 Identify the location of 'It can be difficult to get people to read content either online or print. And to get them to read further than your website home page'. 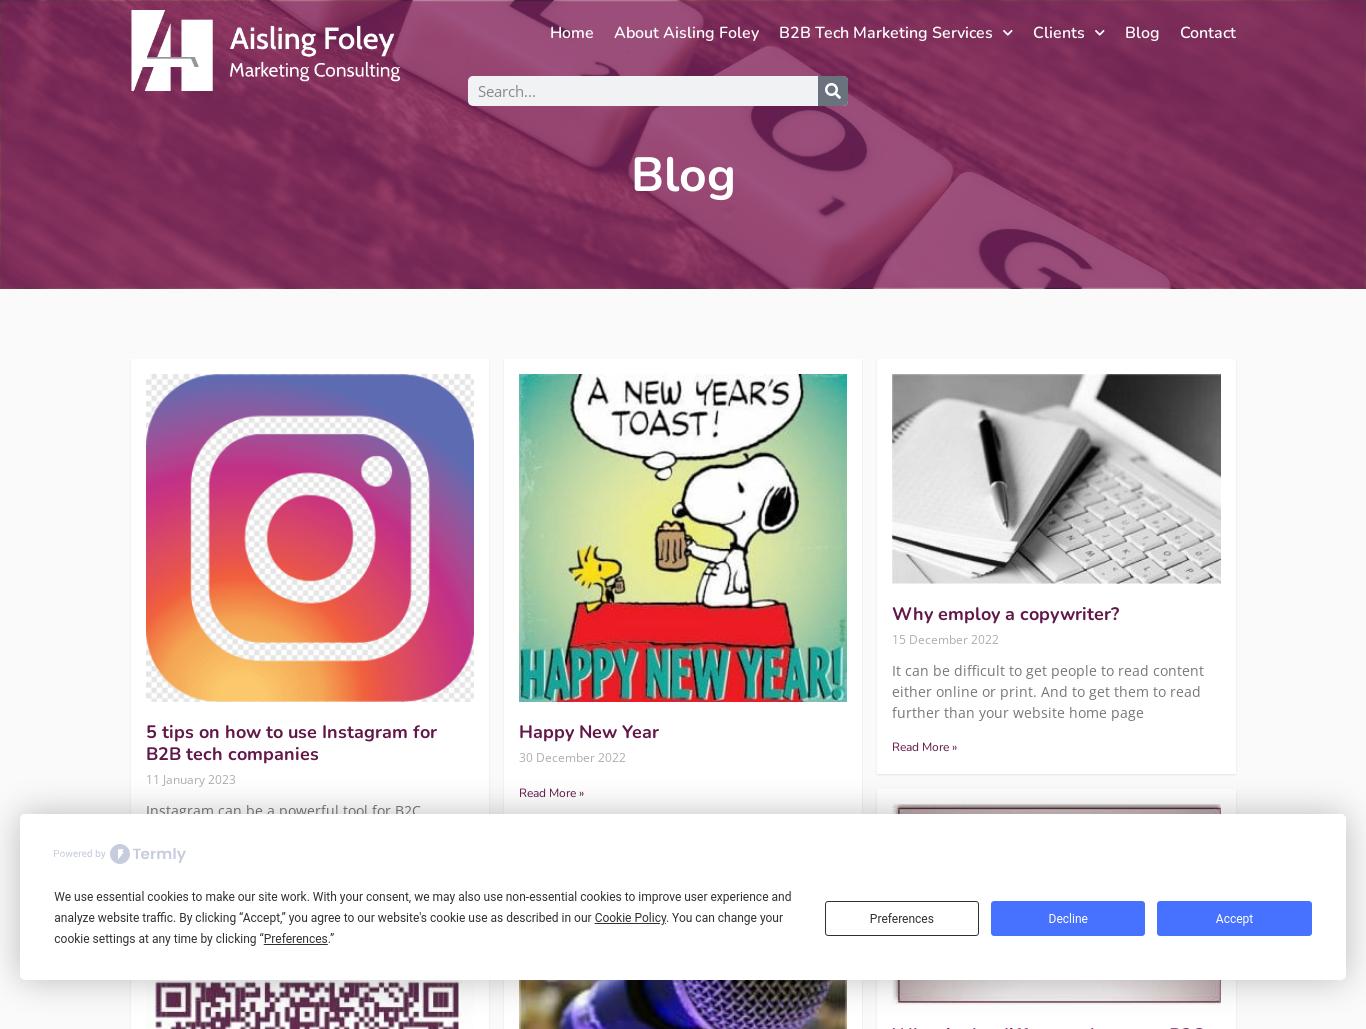
(1046, 690).